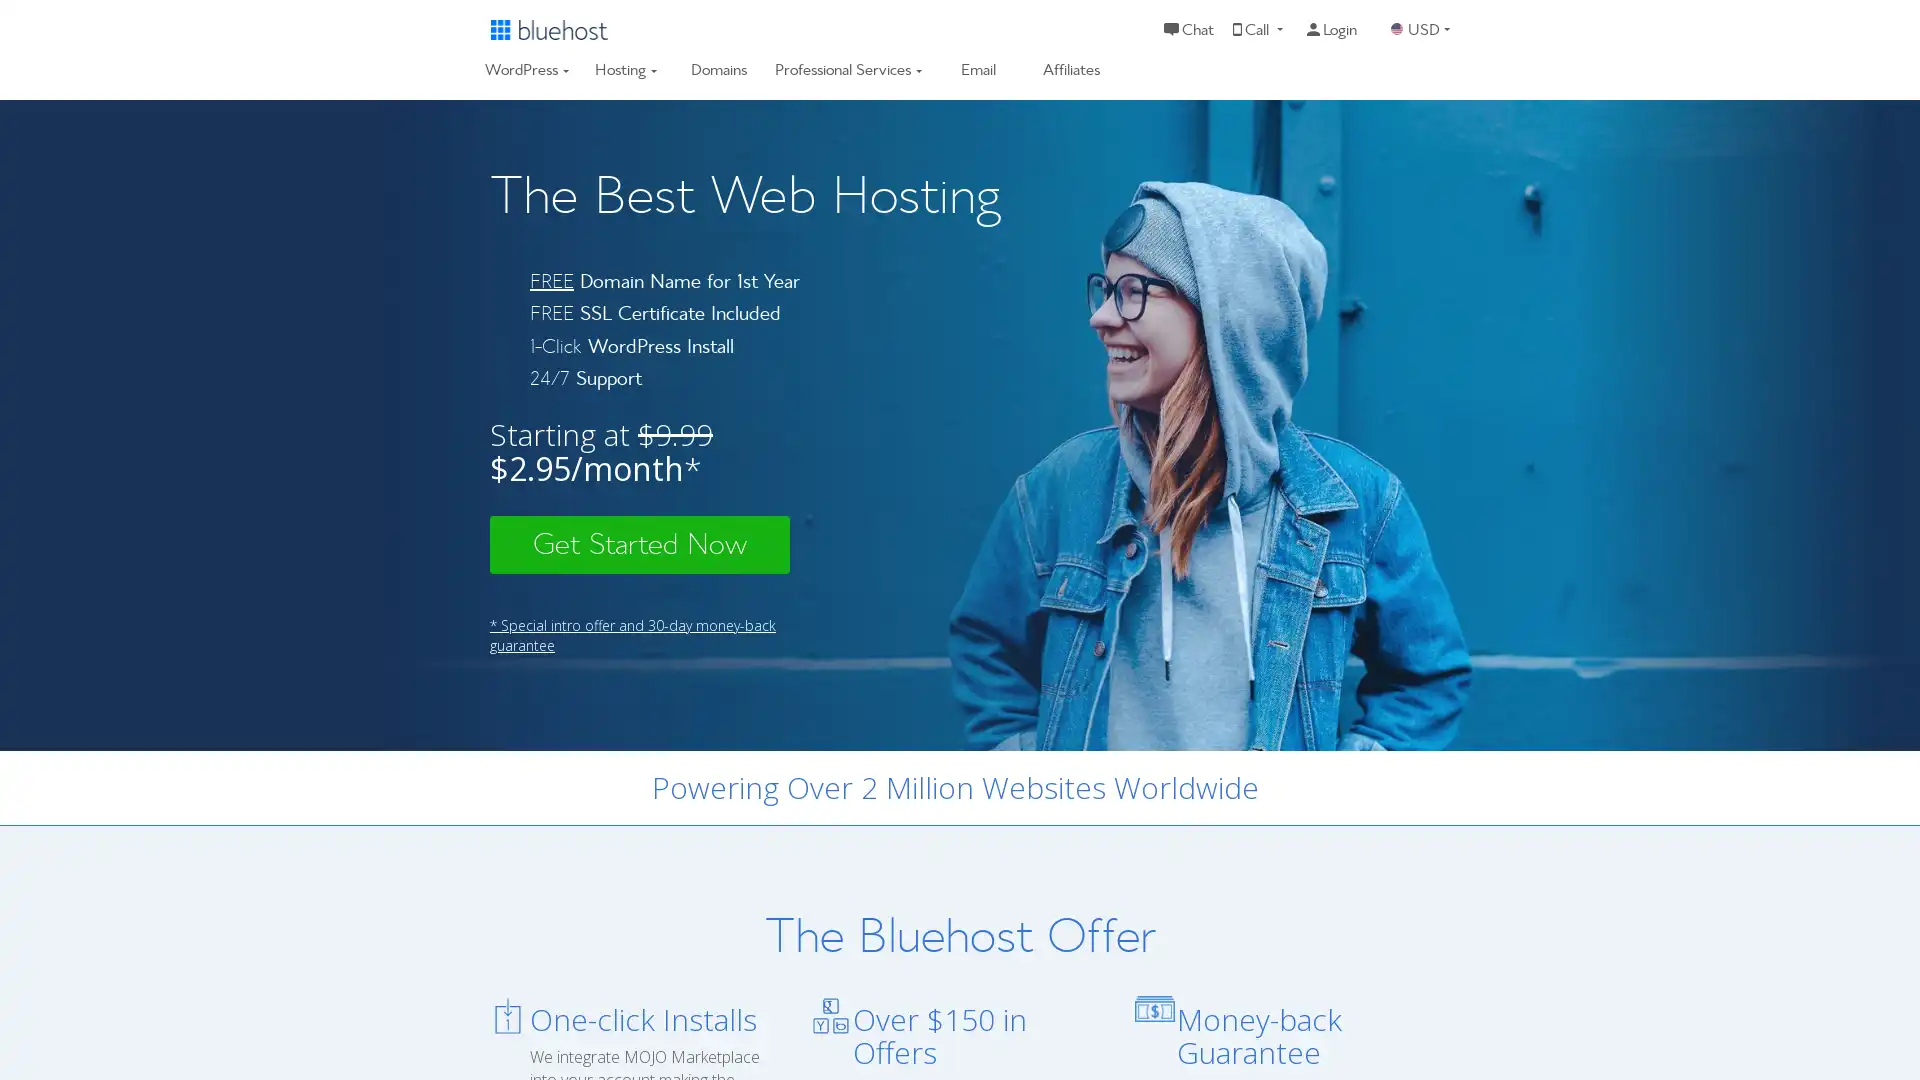  Describe the element at coordinates (203, 962) in the screenshot. I see `Got It` at that location.